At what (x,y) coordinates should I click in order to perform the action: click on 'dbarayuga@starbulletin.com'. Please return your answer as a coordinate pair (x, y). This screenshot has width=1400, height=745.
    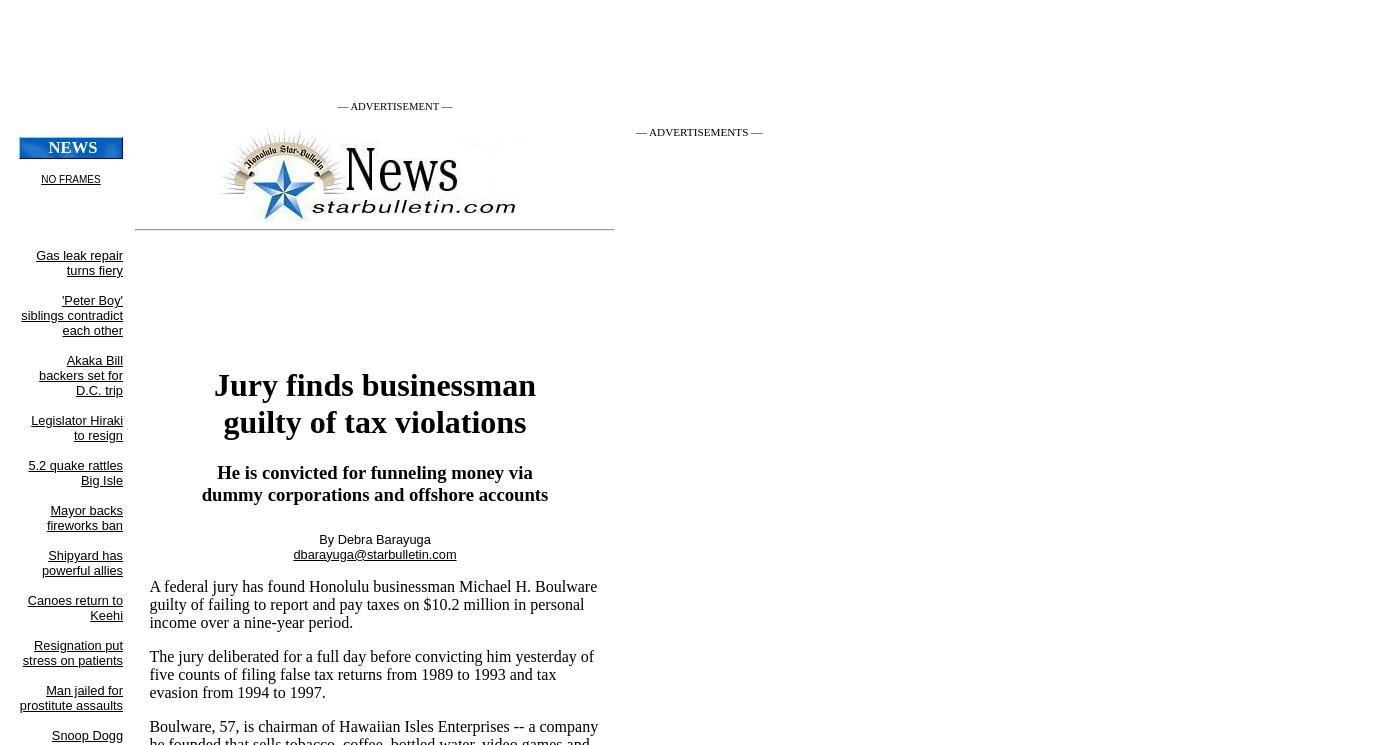
    Looking at the image, I should click on (374, 553).